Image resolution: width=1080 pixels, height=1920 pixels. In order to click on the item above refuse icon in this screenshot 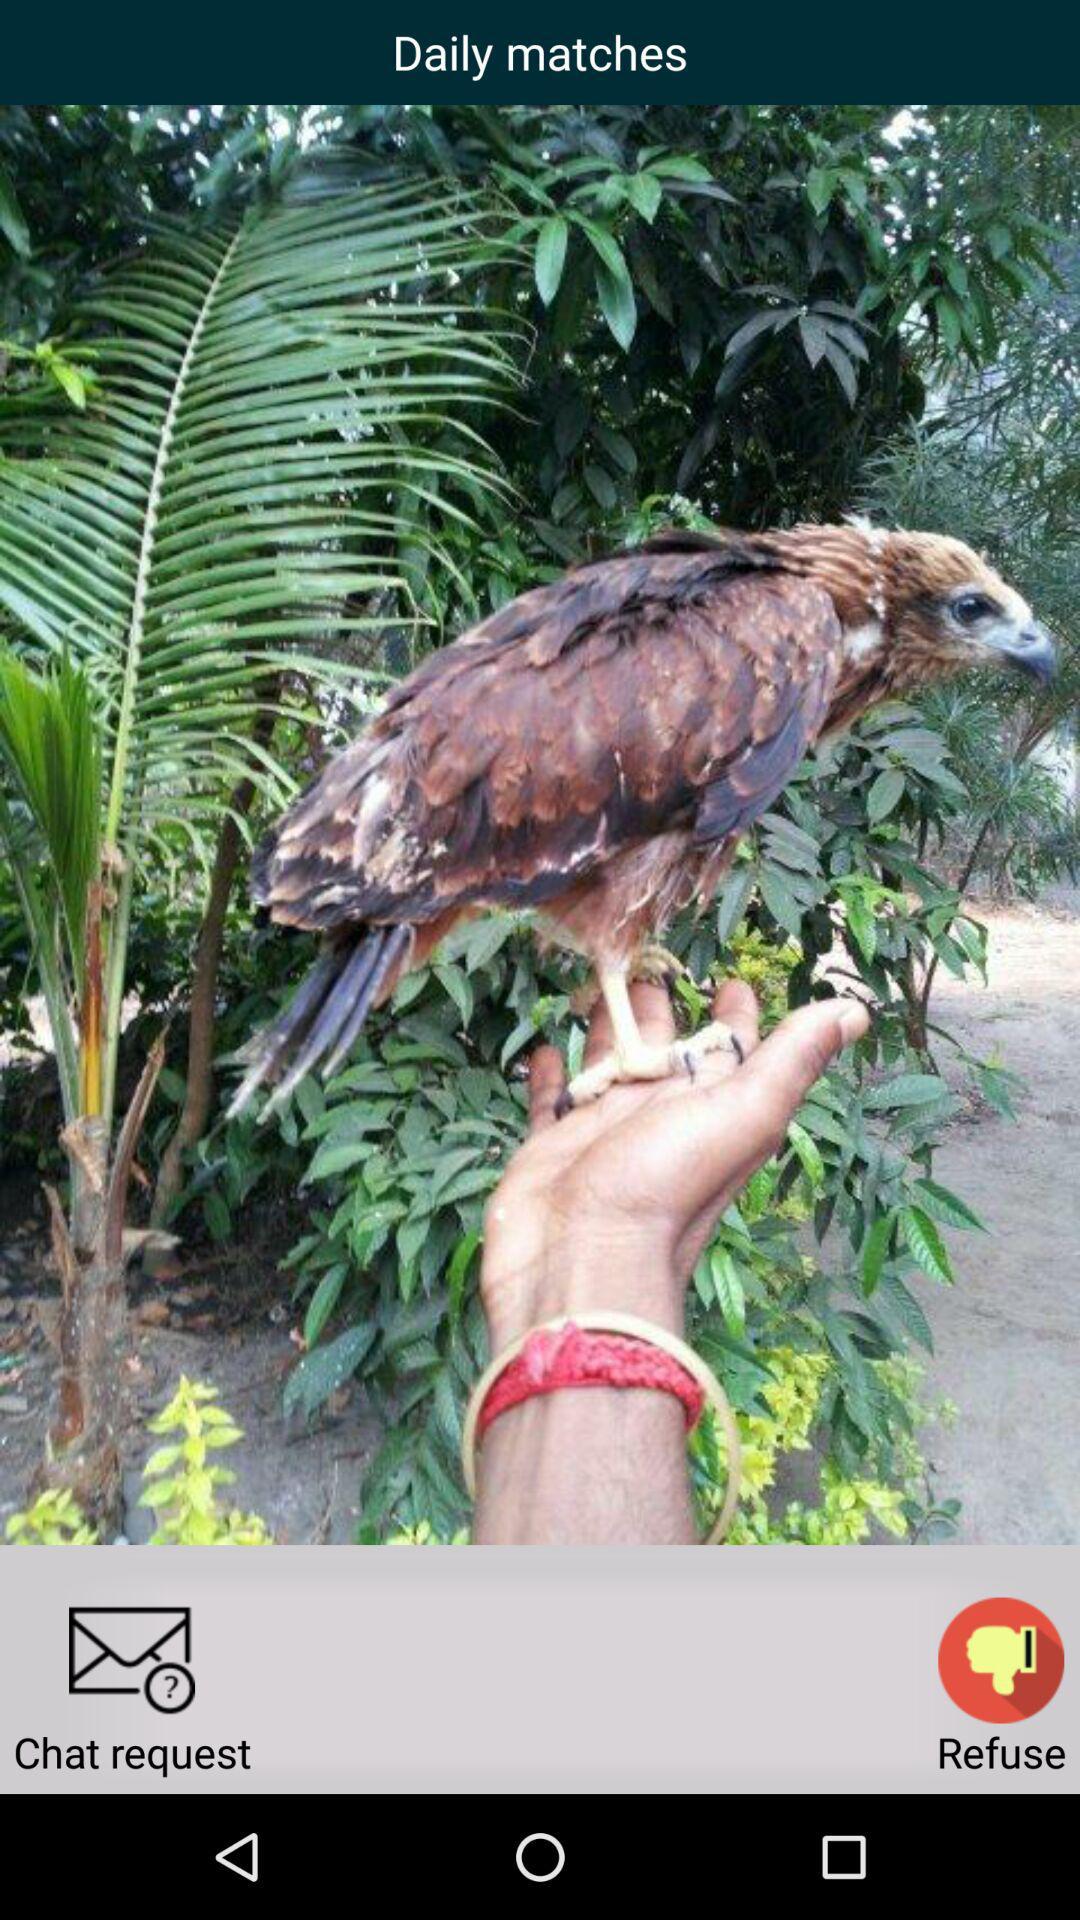, I will do `click(1001, 1660)`.